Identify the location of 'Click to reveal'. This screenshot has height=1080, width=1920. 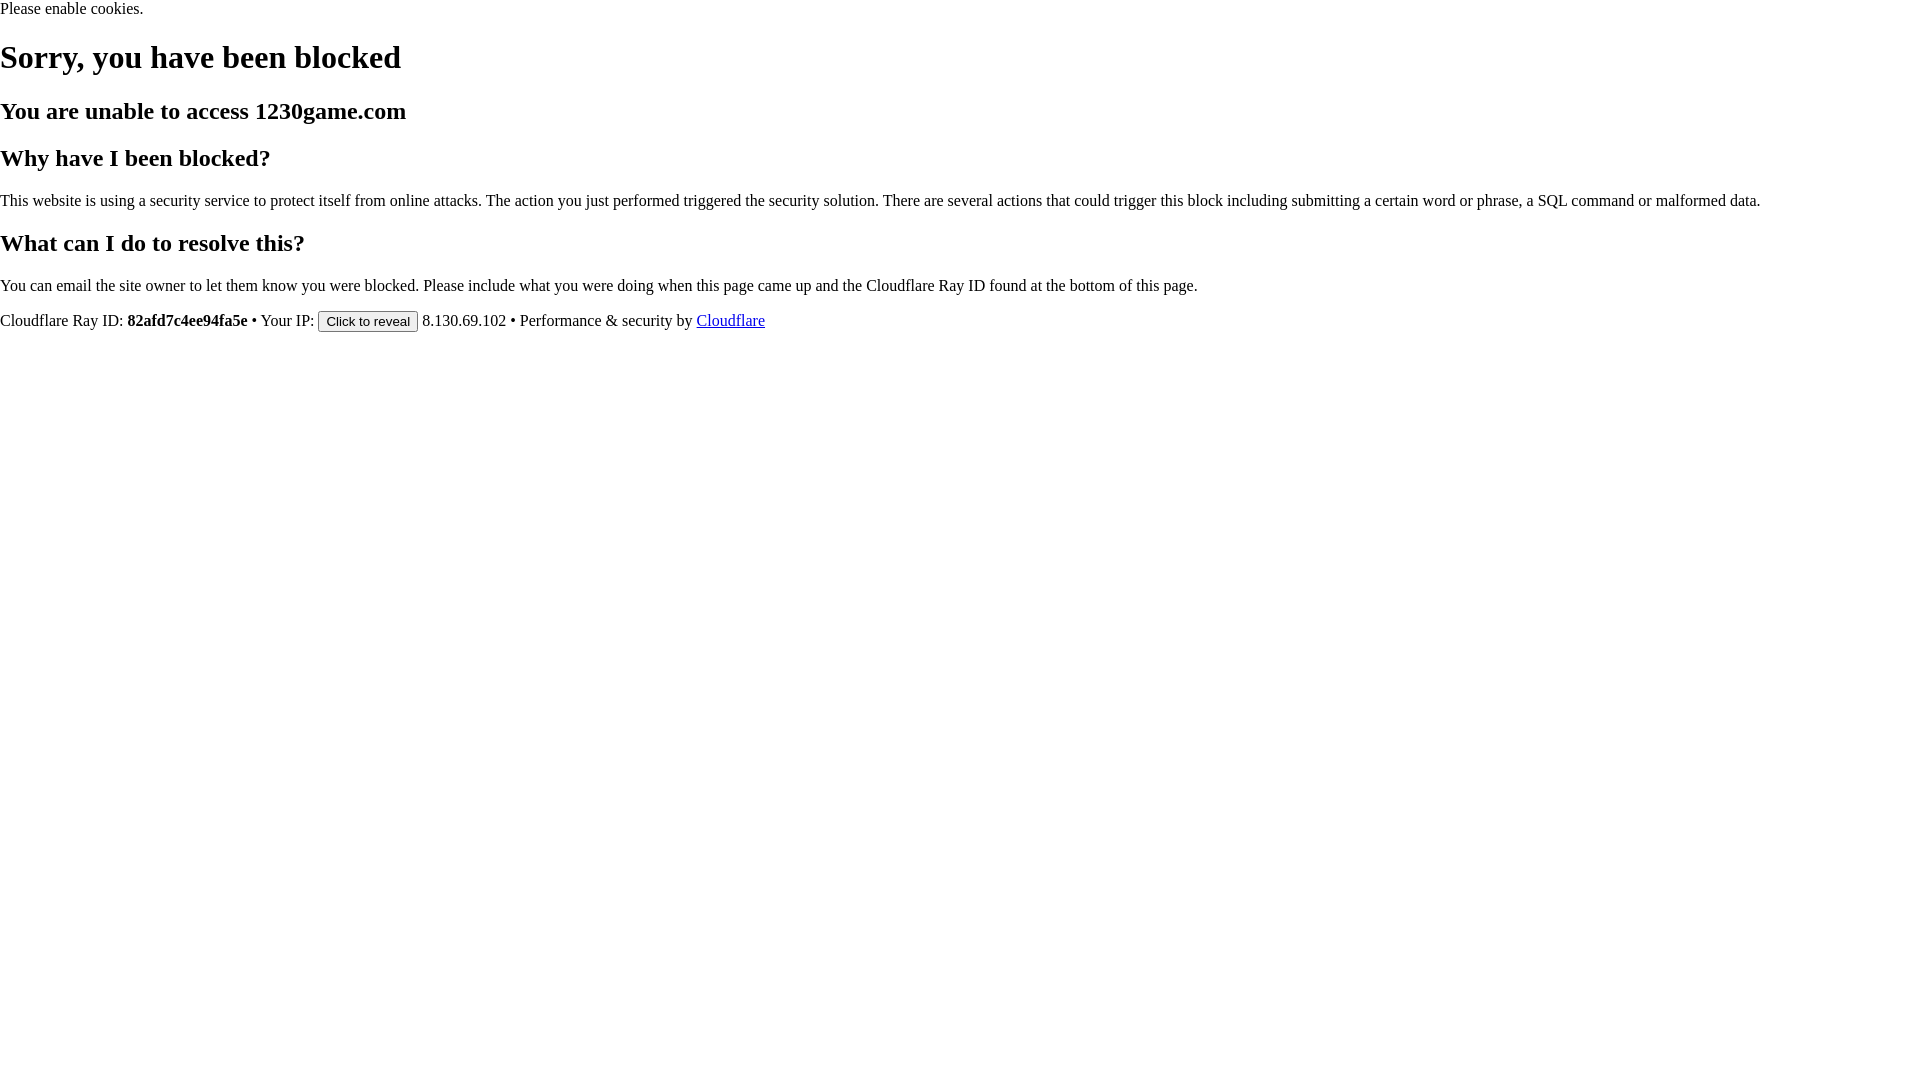
(368, 319).